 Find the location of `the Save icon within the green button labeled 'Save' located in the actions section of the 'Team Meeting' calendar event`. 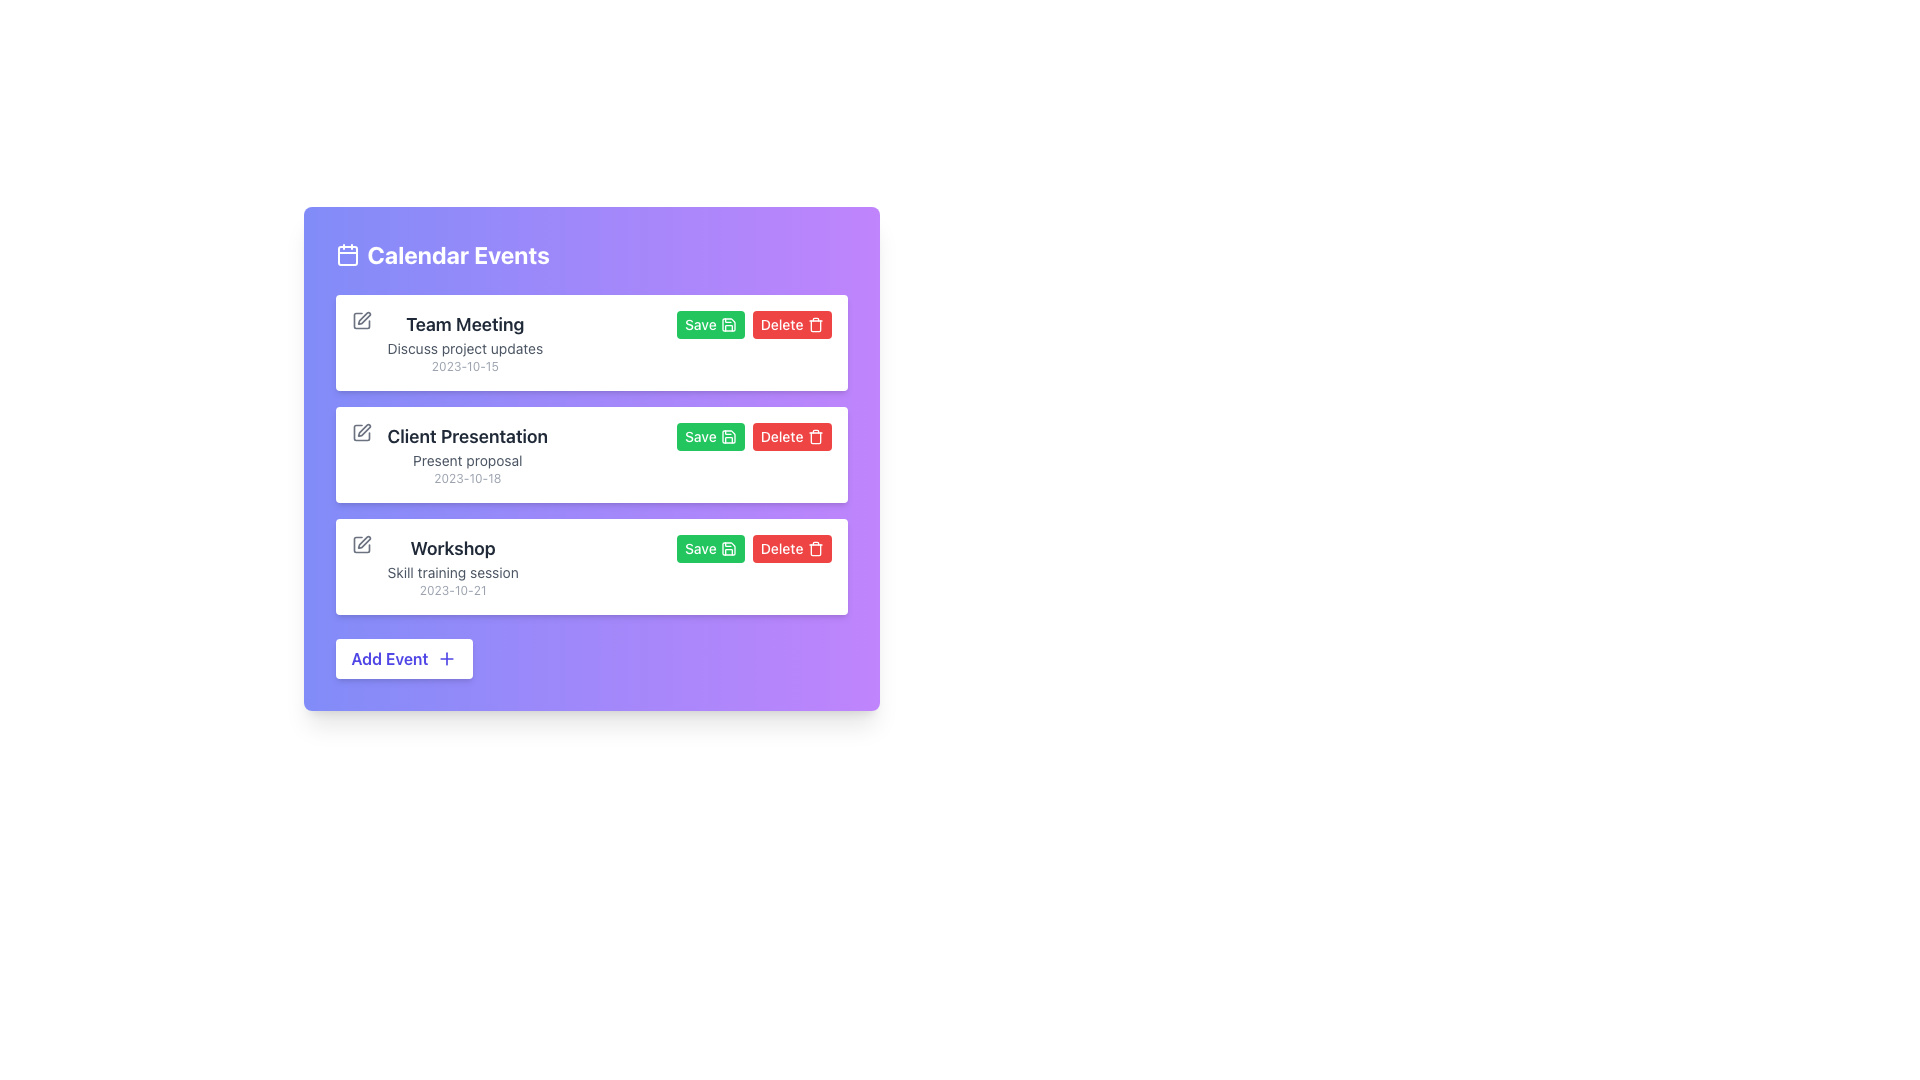

the Save icon within the green button labeled 'Save' located in the actions section of the 'Team Meeting' calendar event is located at coordinates (727, 323).